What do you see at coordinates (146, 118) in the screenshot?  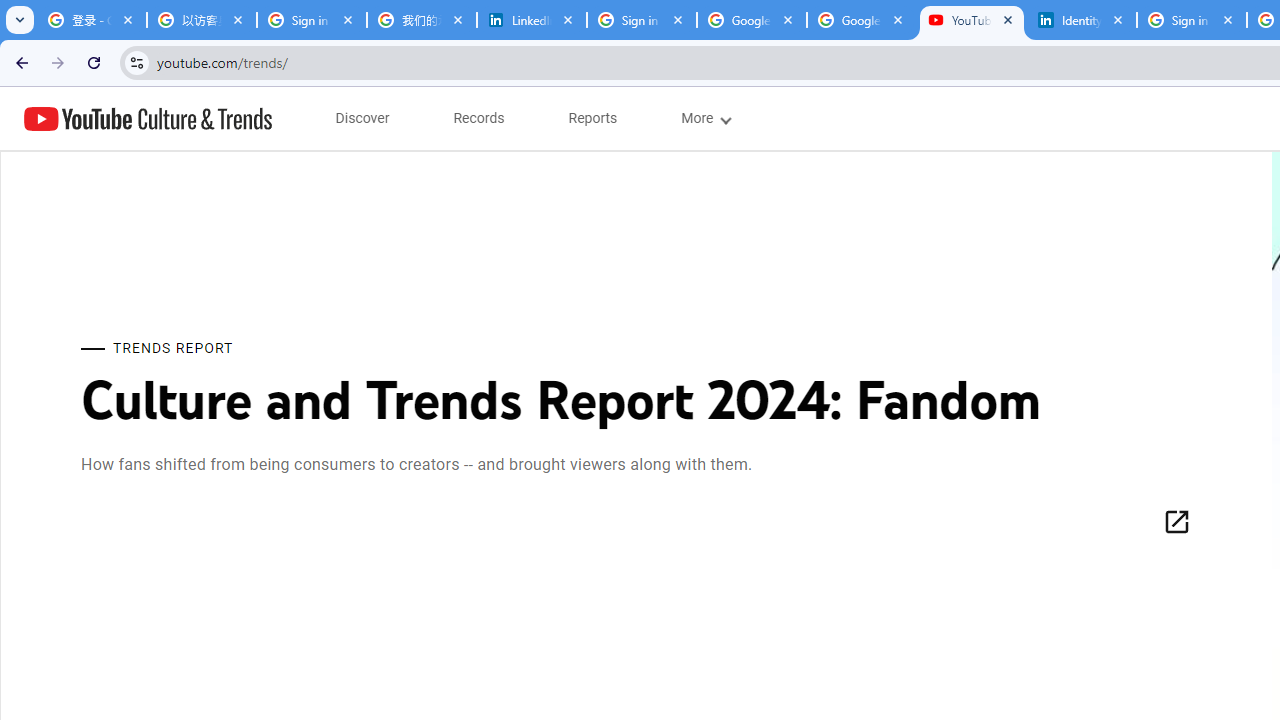 I see `'YouTube Culture & Trends'` at bounding box center [146, 118].